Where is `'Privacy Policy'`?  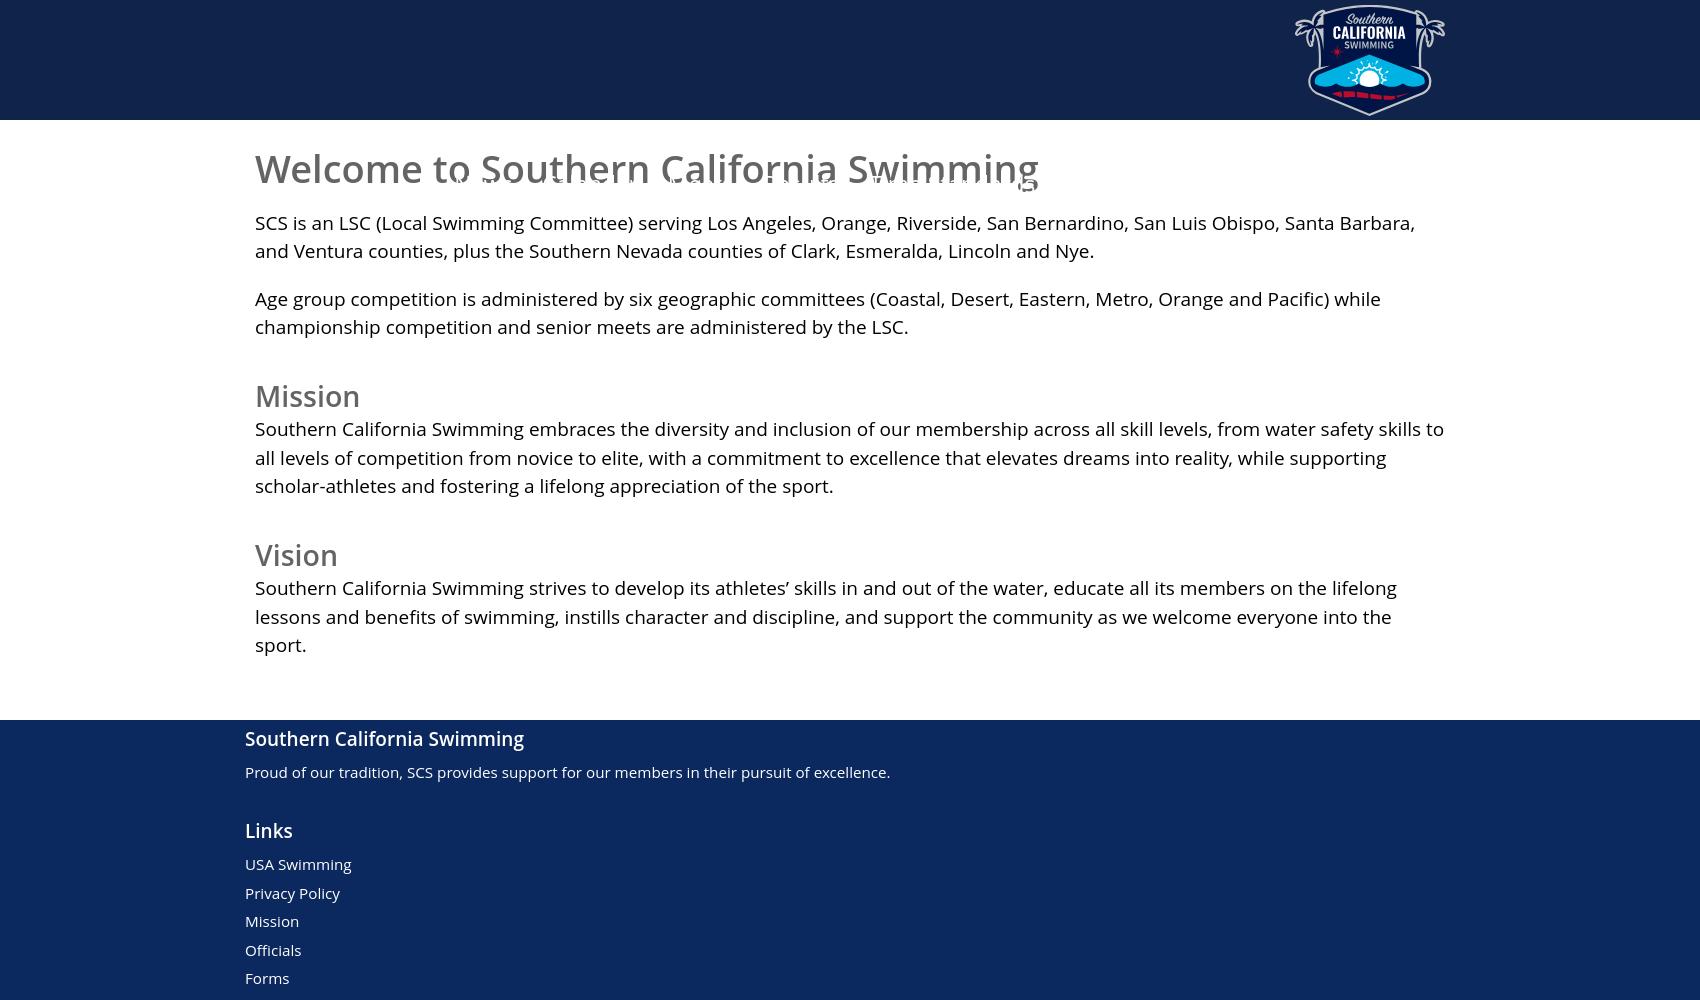
'Privacy Policy' is located at coordinates (292, 892).